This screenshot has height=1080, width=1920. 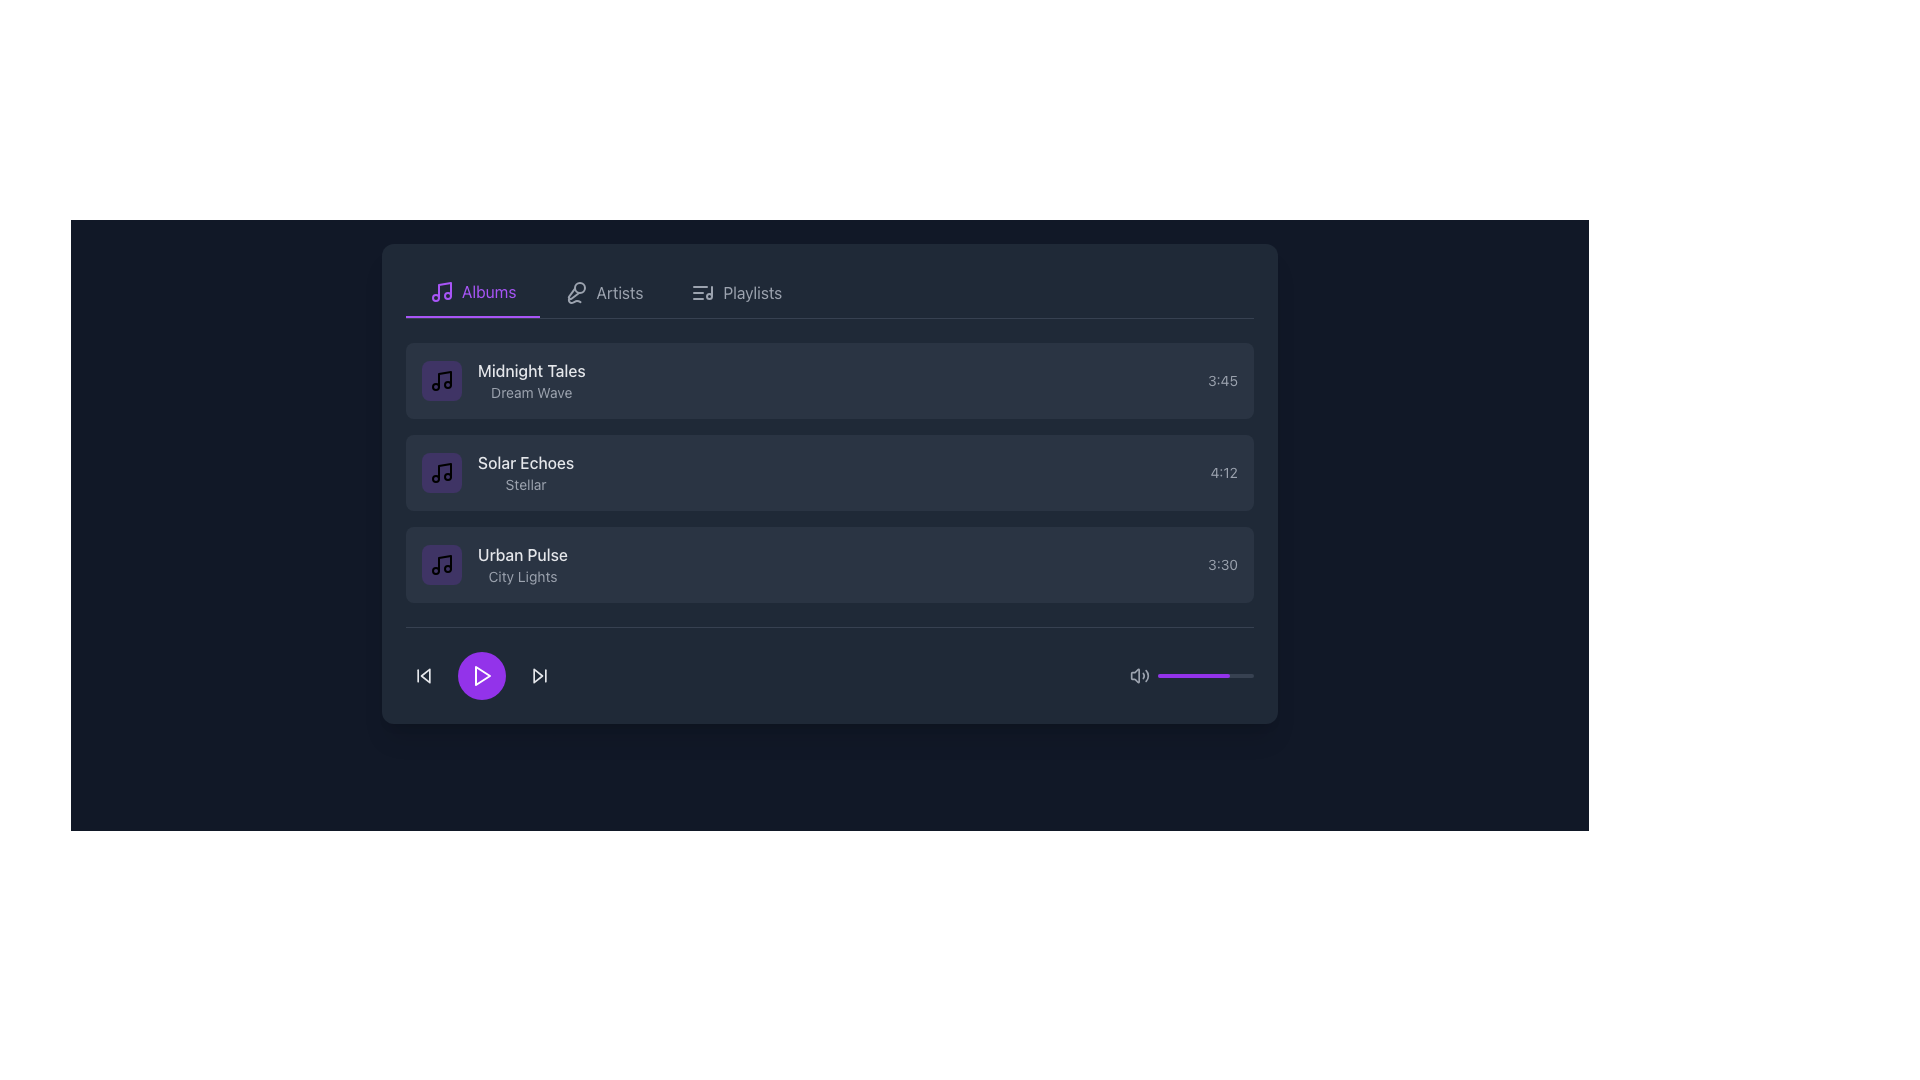 What do you see at coordinates (526, 485) in the screenshot?
I see `the text label displaying 'Stellar', which is a small gray font located directly below 'Solar Echoes' in a list view` at bounding box center [526, 485].